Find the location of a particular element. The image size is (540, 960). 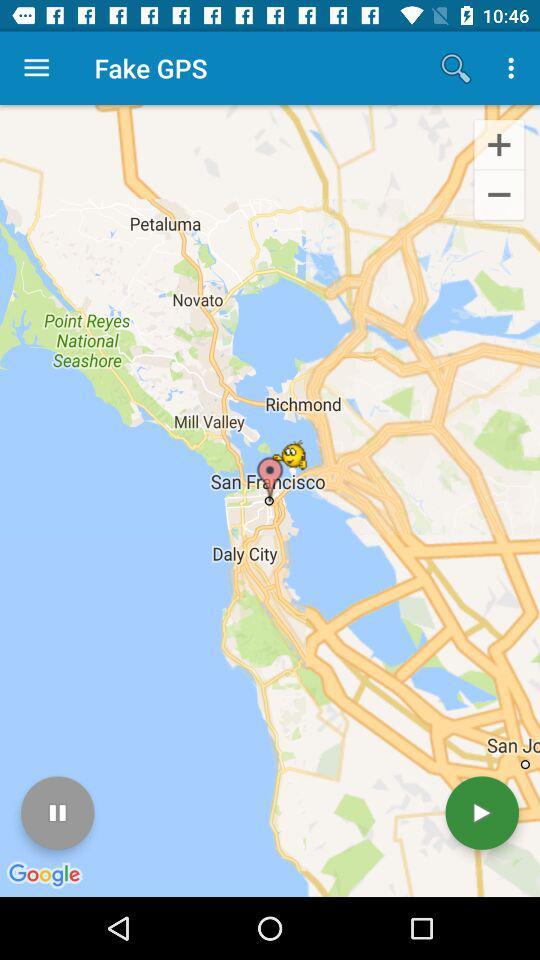

the play icon is located at coordinates (481, 813).